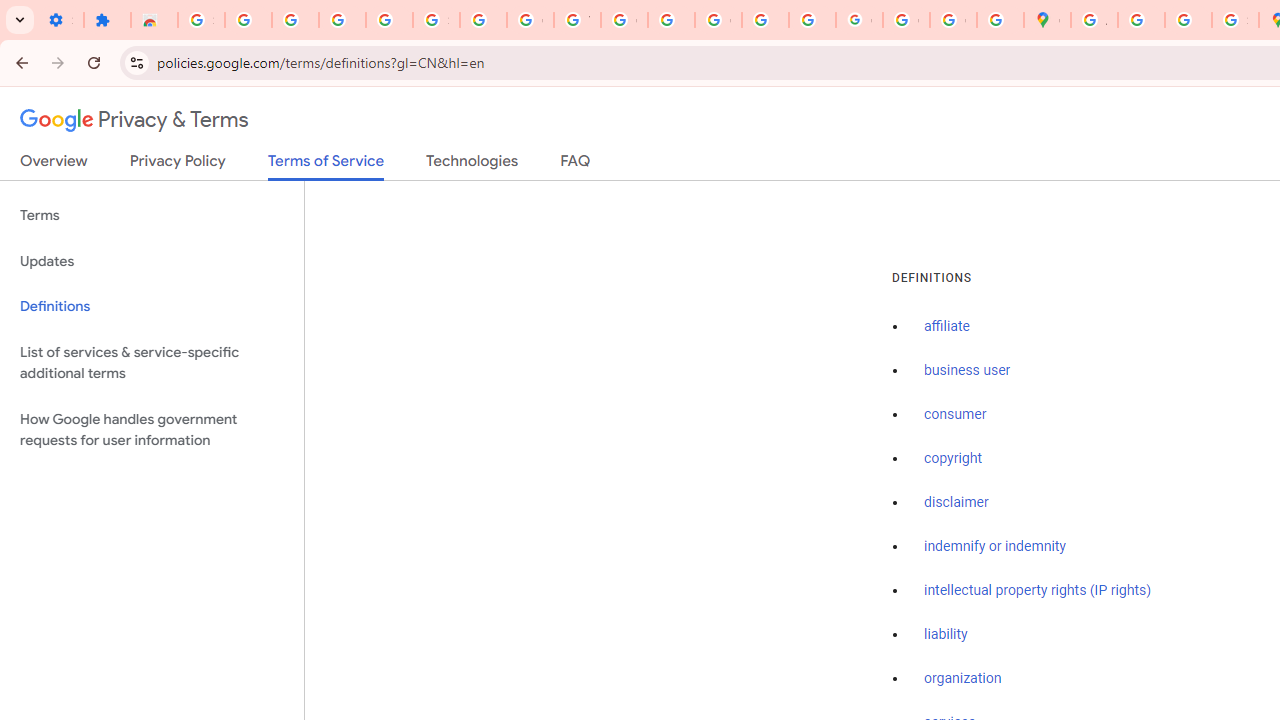  What do you see at coordinates (967, 371) in the screenshot?
I see `'business user'` at bounding box center [967, 371].